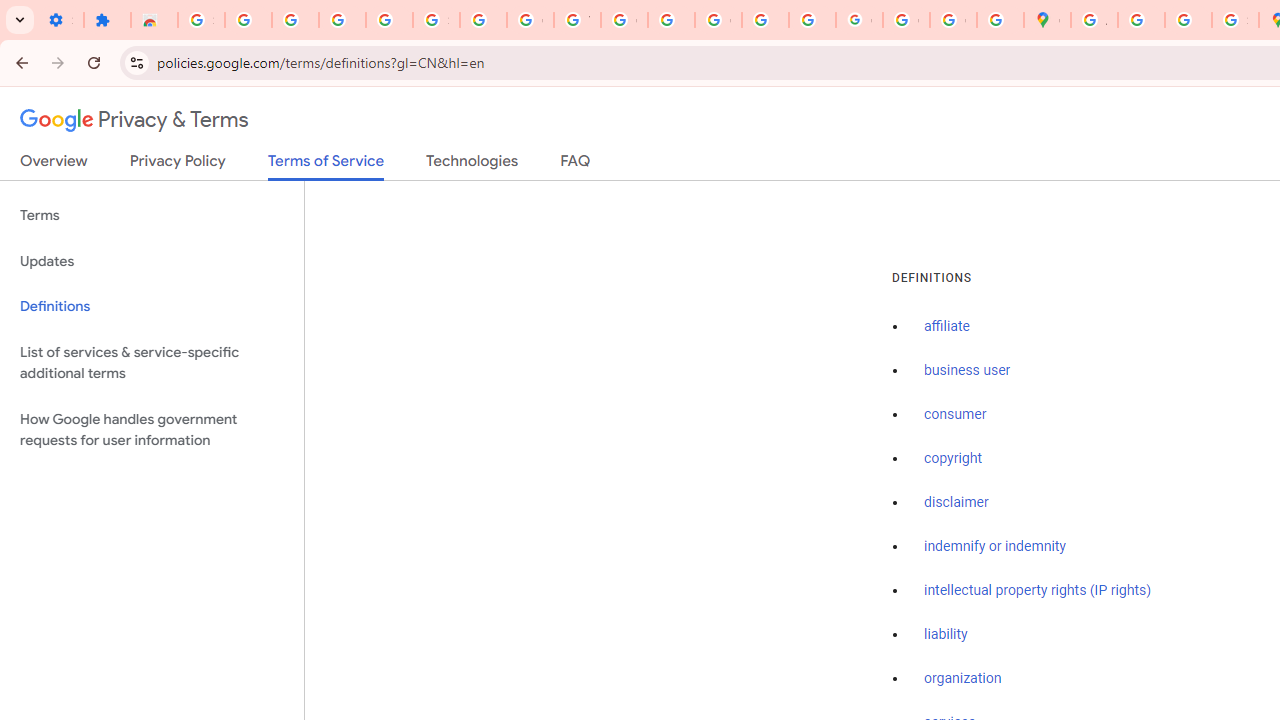  What do you see at coordinates (967, 371) in the screenshot?
I see `'business user'` at bounding box center [967, 371].